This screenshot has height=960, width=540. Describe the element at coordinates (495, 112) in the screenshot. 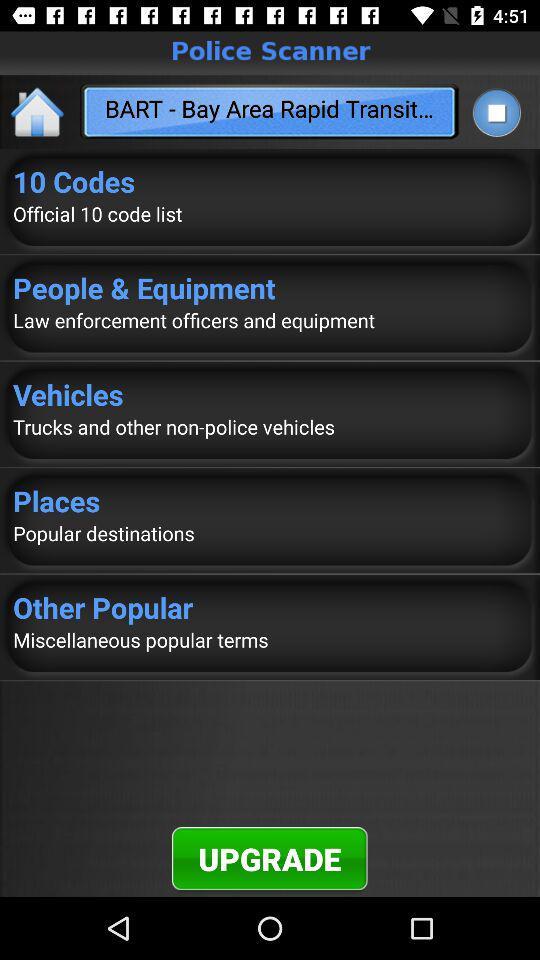

I see `stop current player` at that location.